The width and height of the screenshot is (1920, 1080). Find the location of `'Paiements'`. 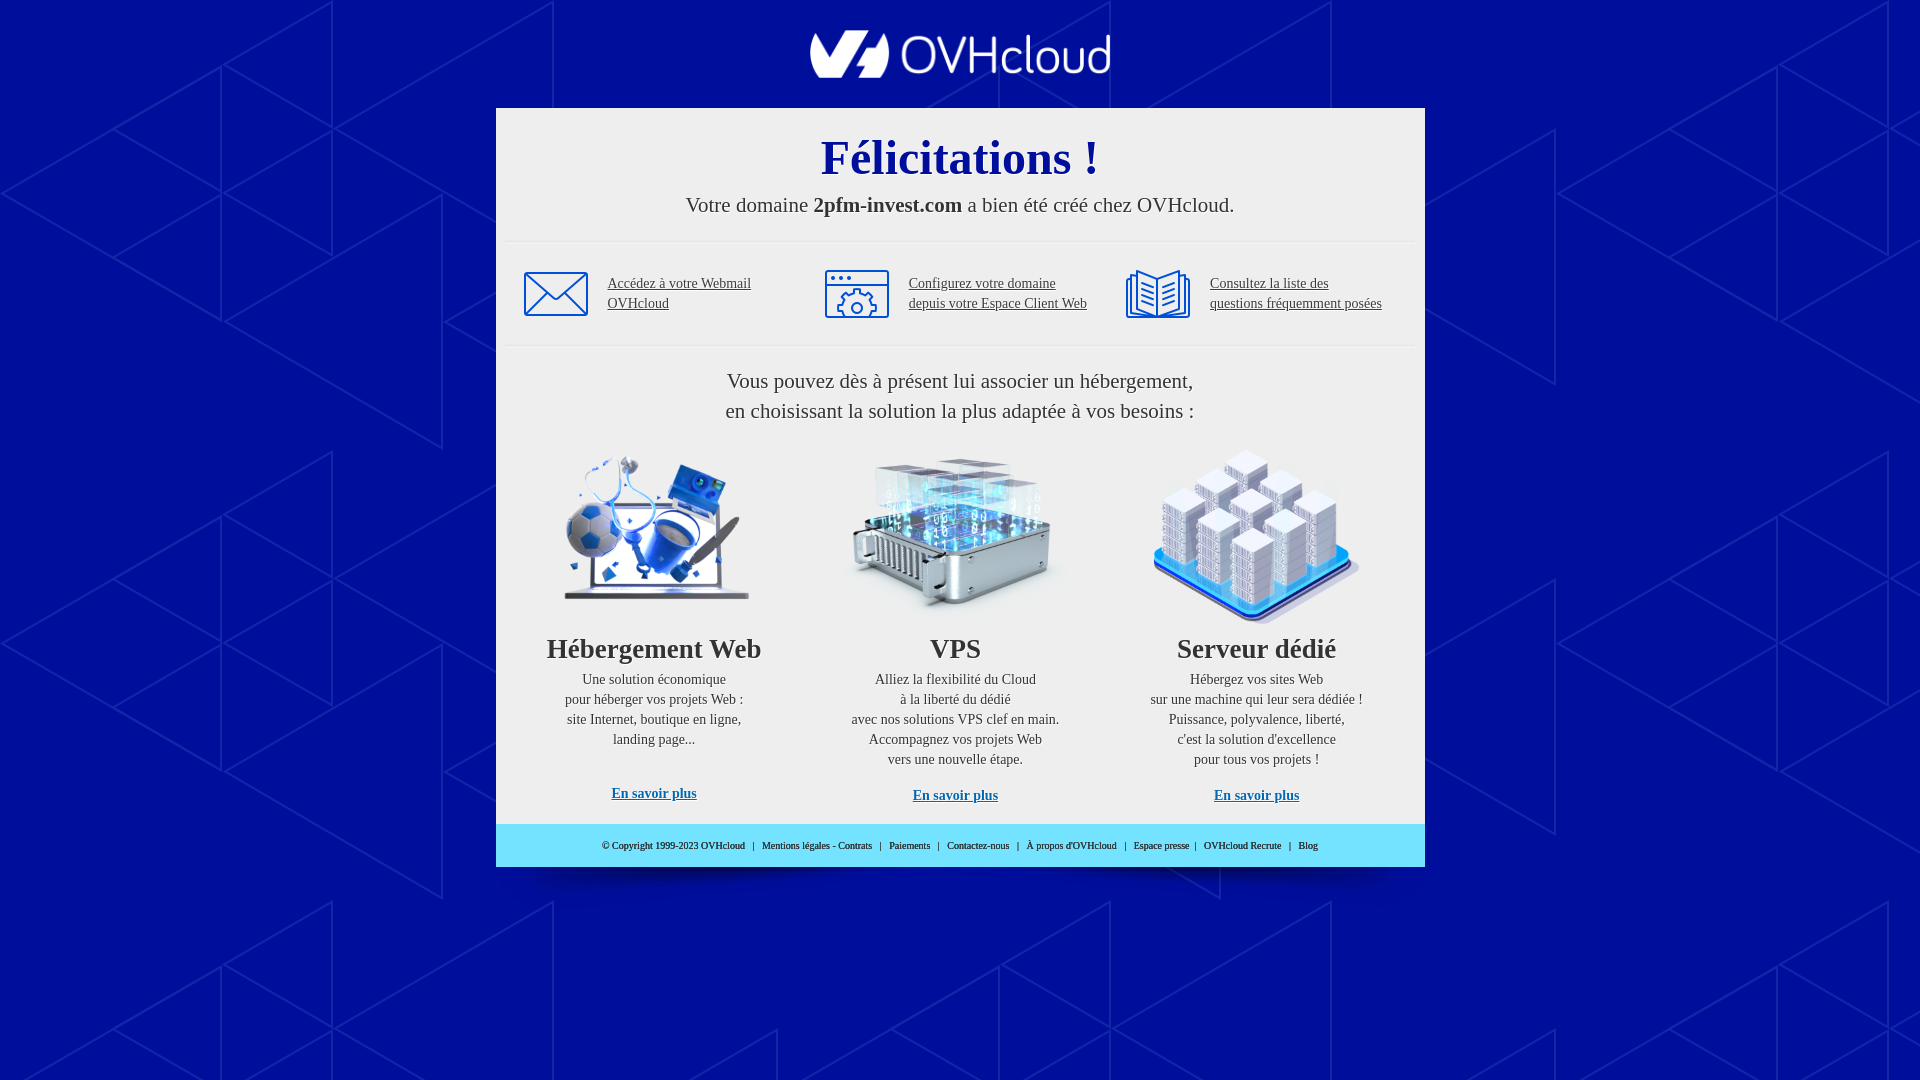

'Paiements' is located at coordinates (887, 845).